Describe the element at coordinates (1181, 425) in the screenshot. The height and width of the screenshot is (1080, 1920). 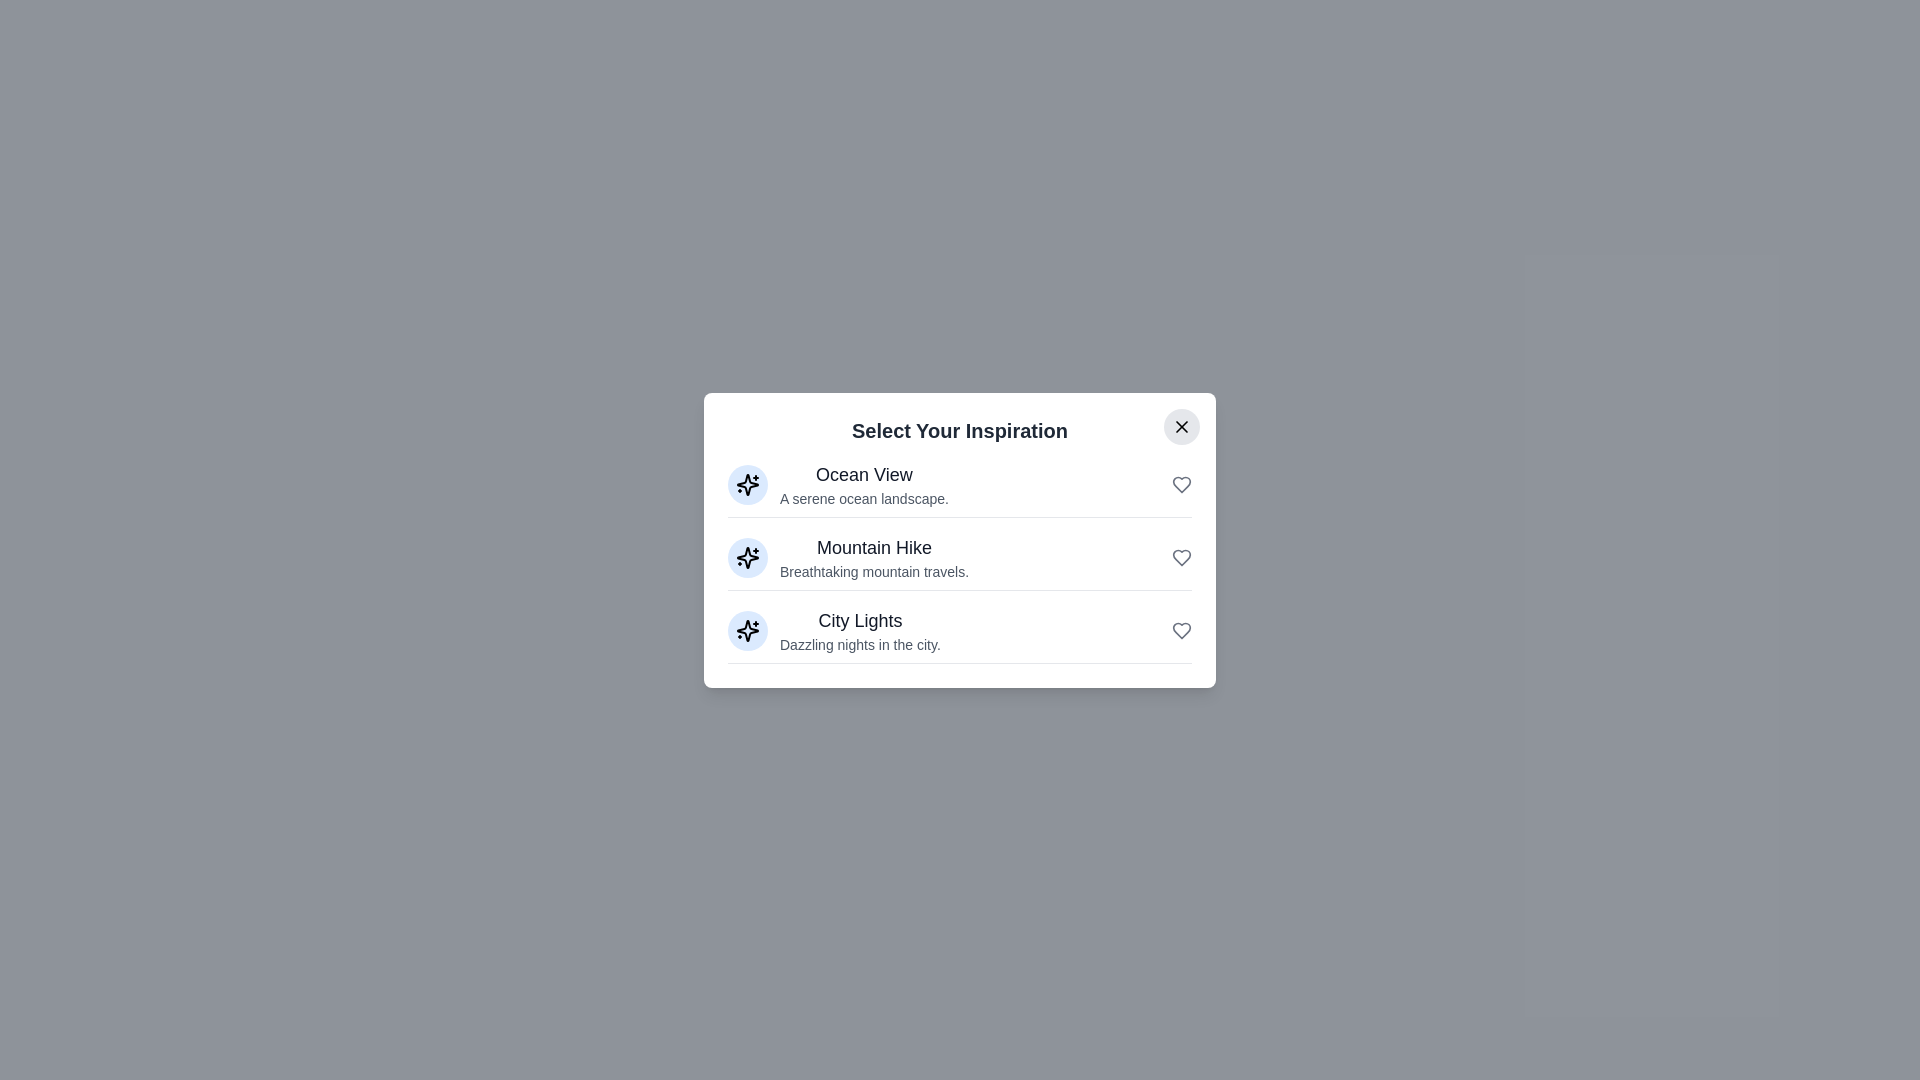
I see `the close button in the top-right corner of the dialog to close it` at that location.